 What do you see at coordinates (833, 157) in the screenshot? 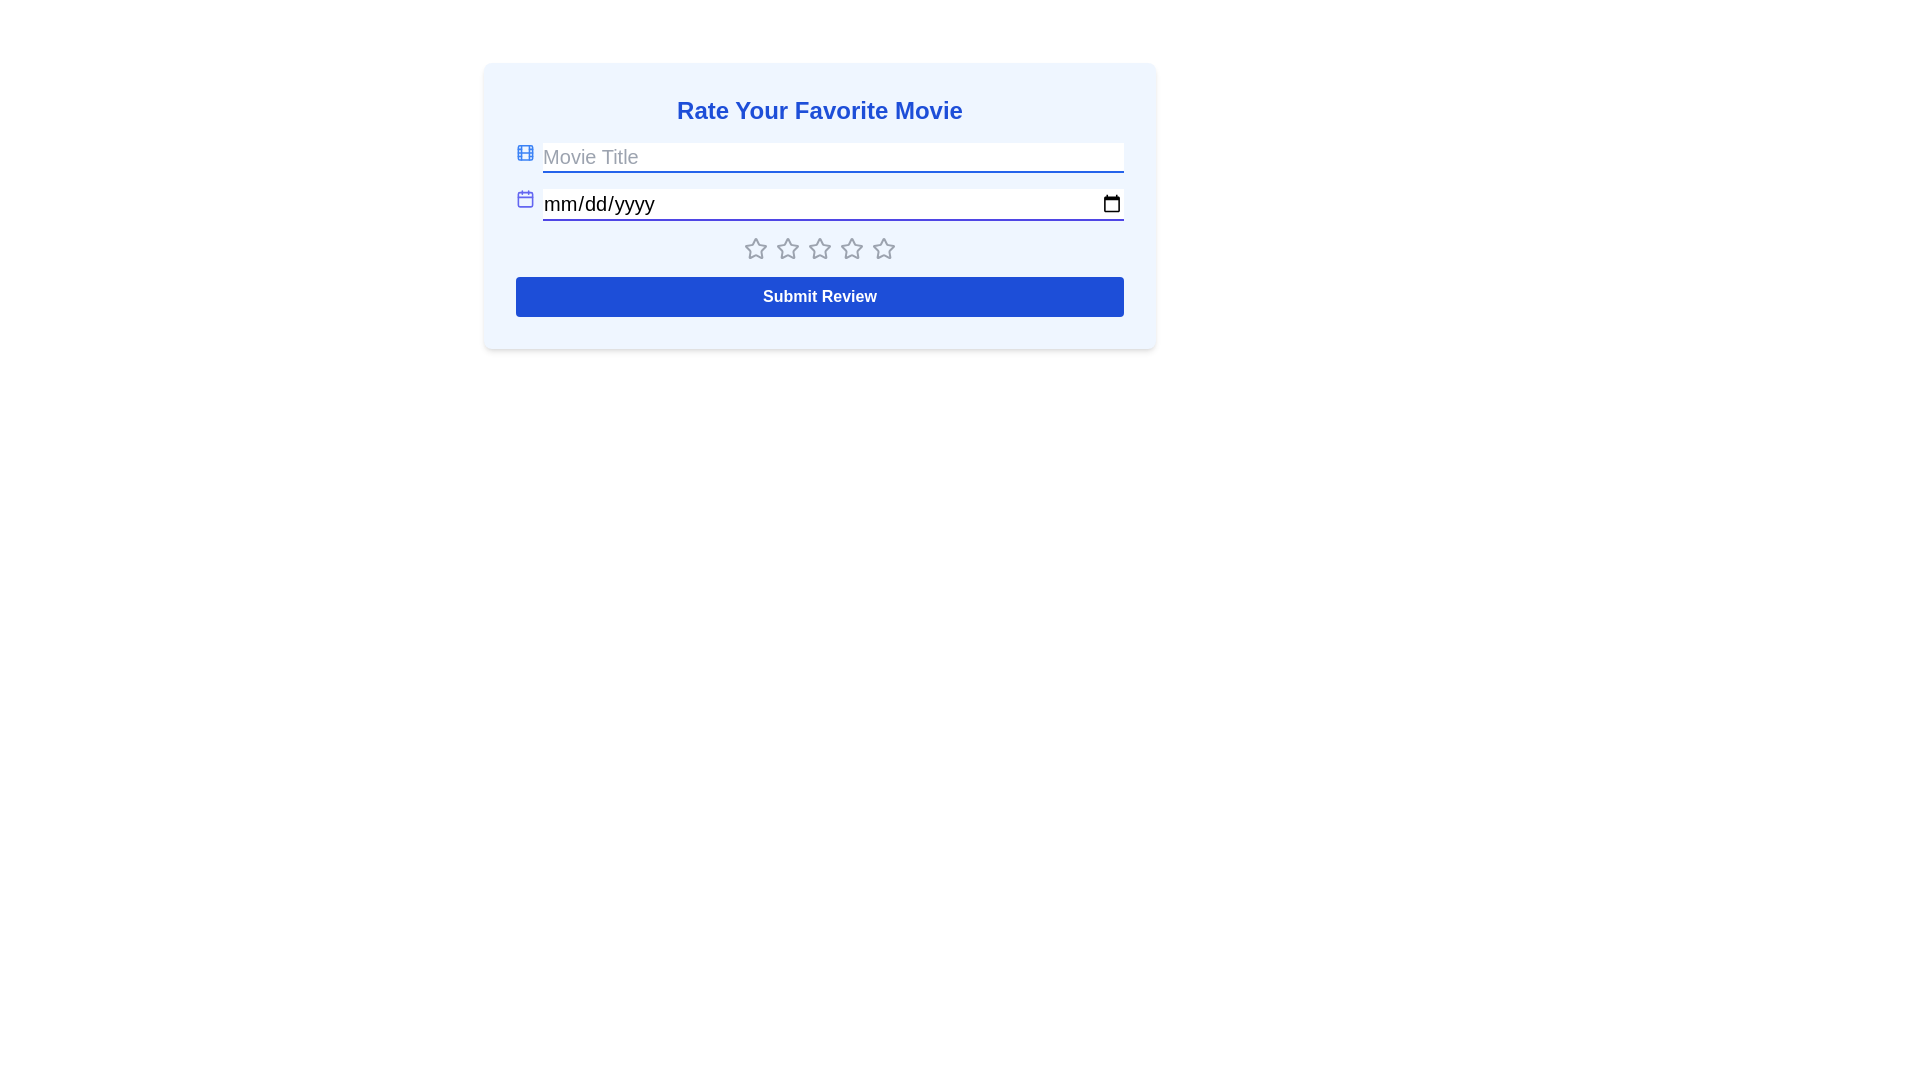
I see `the text input field with the placeholder 'Movie Title' to focus on it` at bounding box center [833, 157].